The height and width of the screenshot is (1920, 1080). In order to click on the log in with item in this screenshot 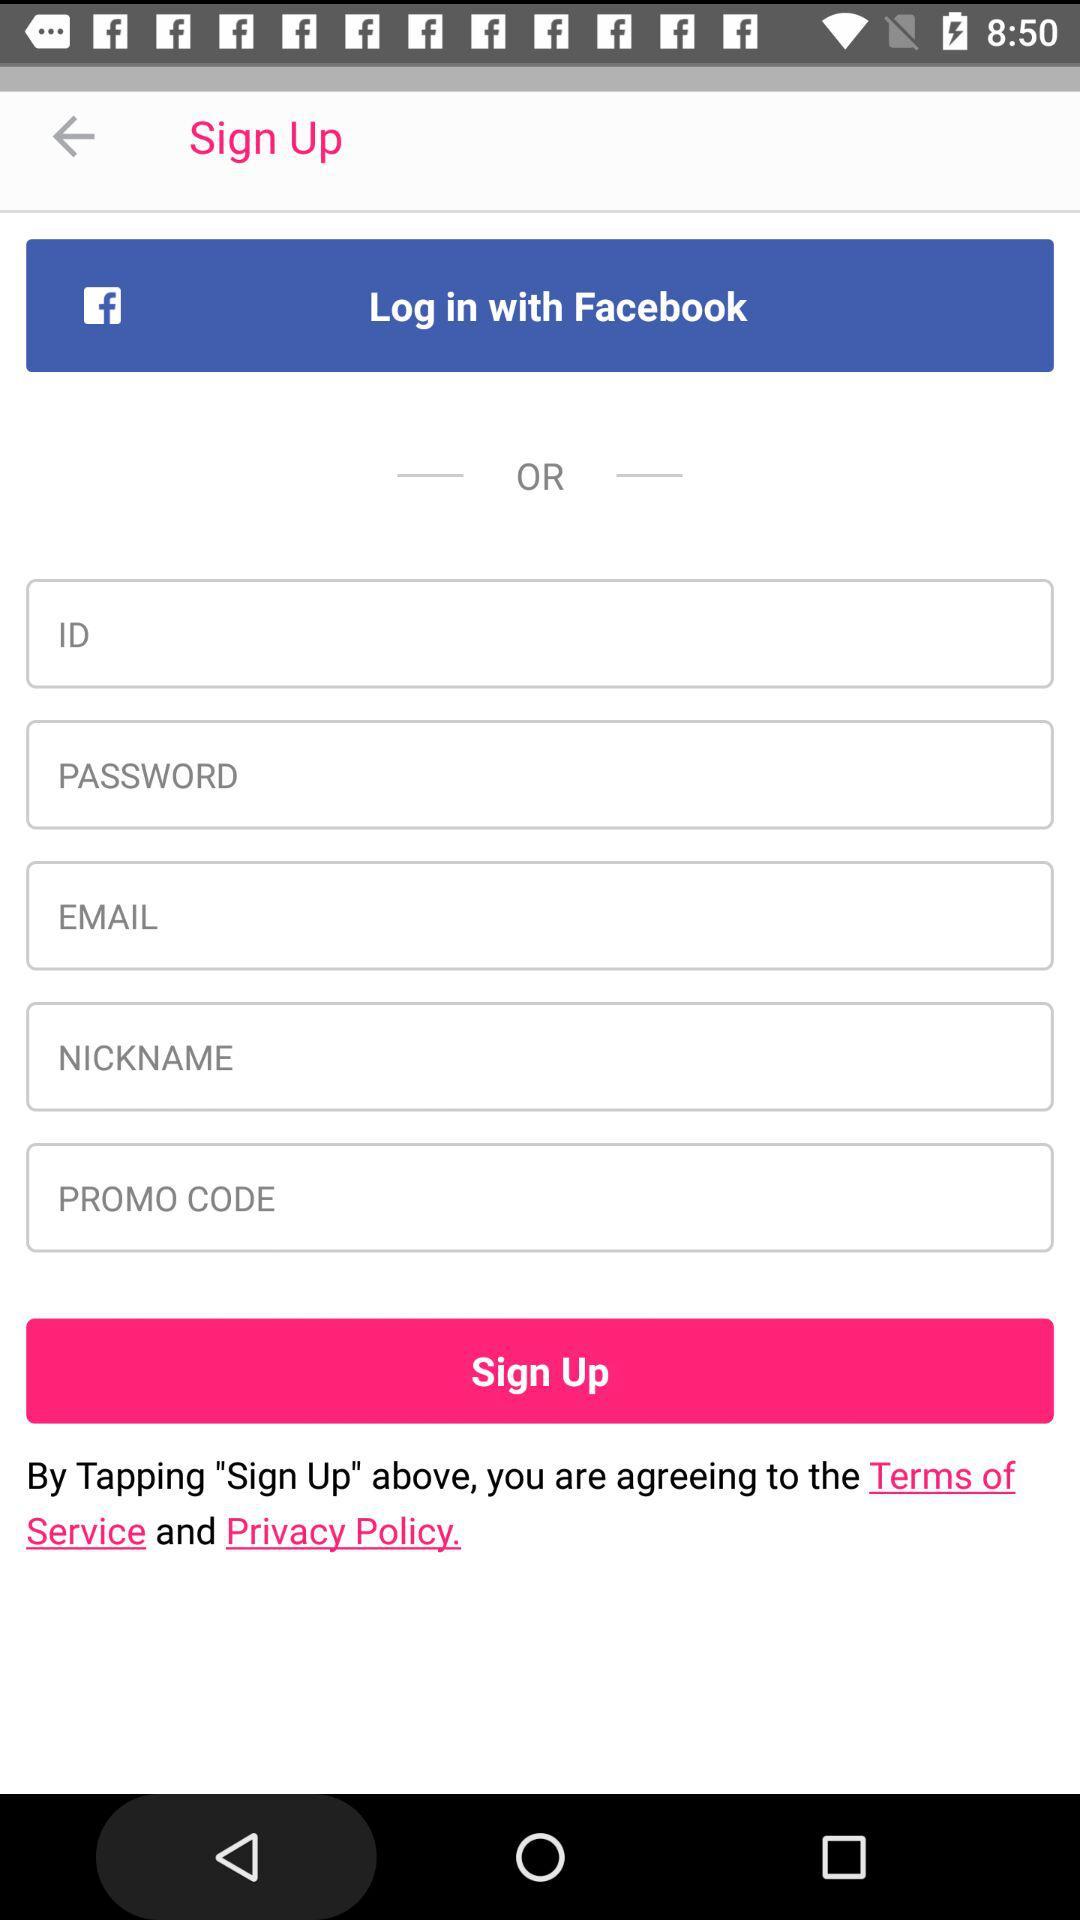, I will do `click(540, 304)`.